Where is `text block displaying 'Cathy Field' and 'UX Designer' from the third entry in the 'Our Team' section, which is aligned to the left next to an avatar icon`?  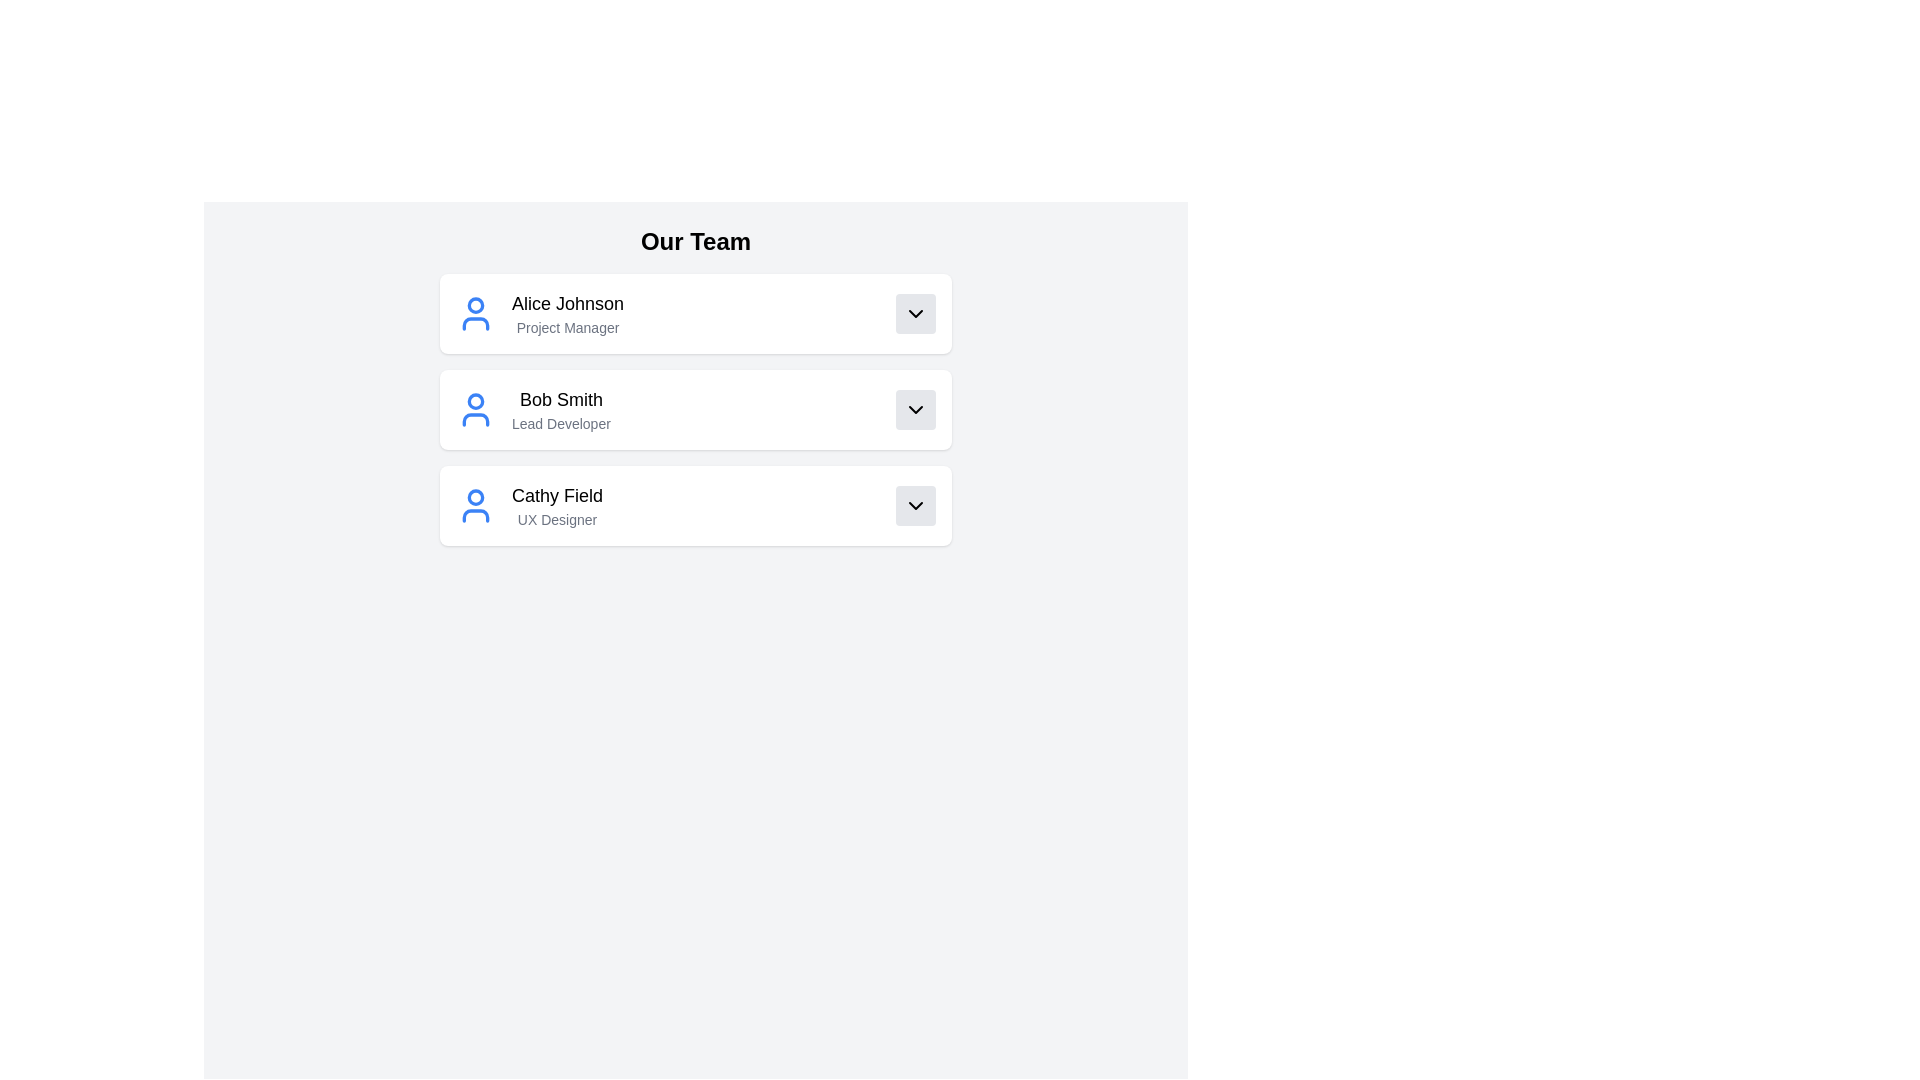
text block displaying 'Cathy Field' and 'UX Designer' from the third entry in the 'Our Team' section, which is aligned to the left next to an avatar icon is located at coordinates (557, 504).